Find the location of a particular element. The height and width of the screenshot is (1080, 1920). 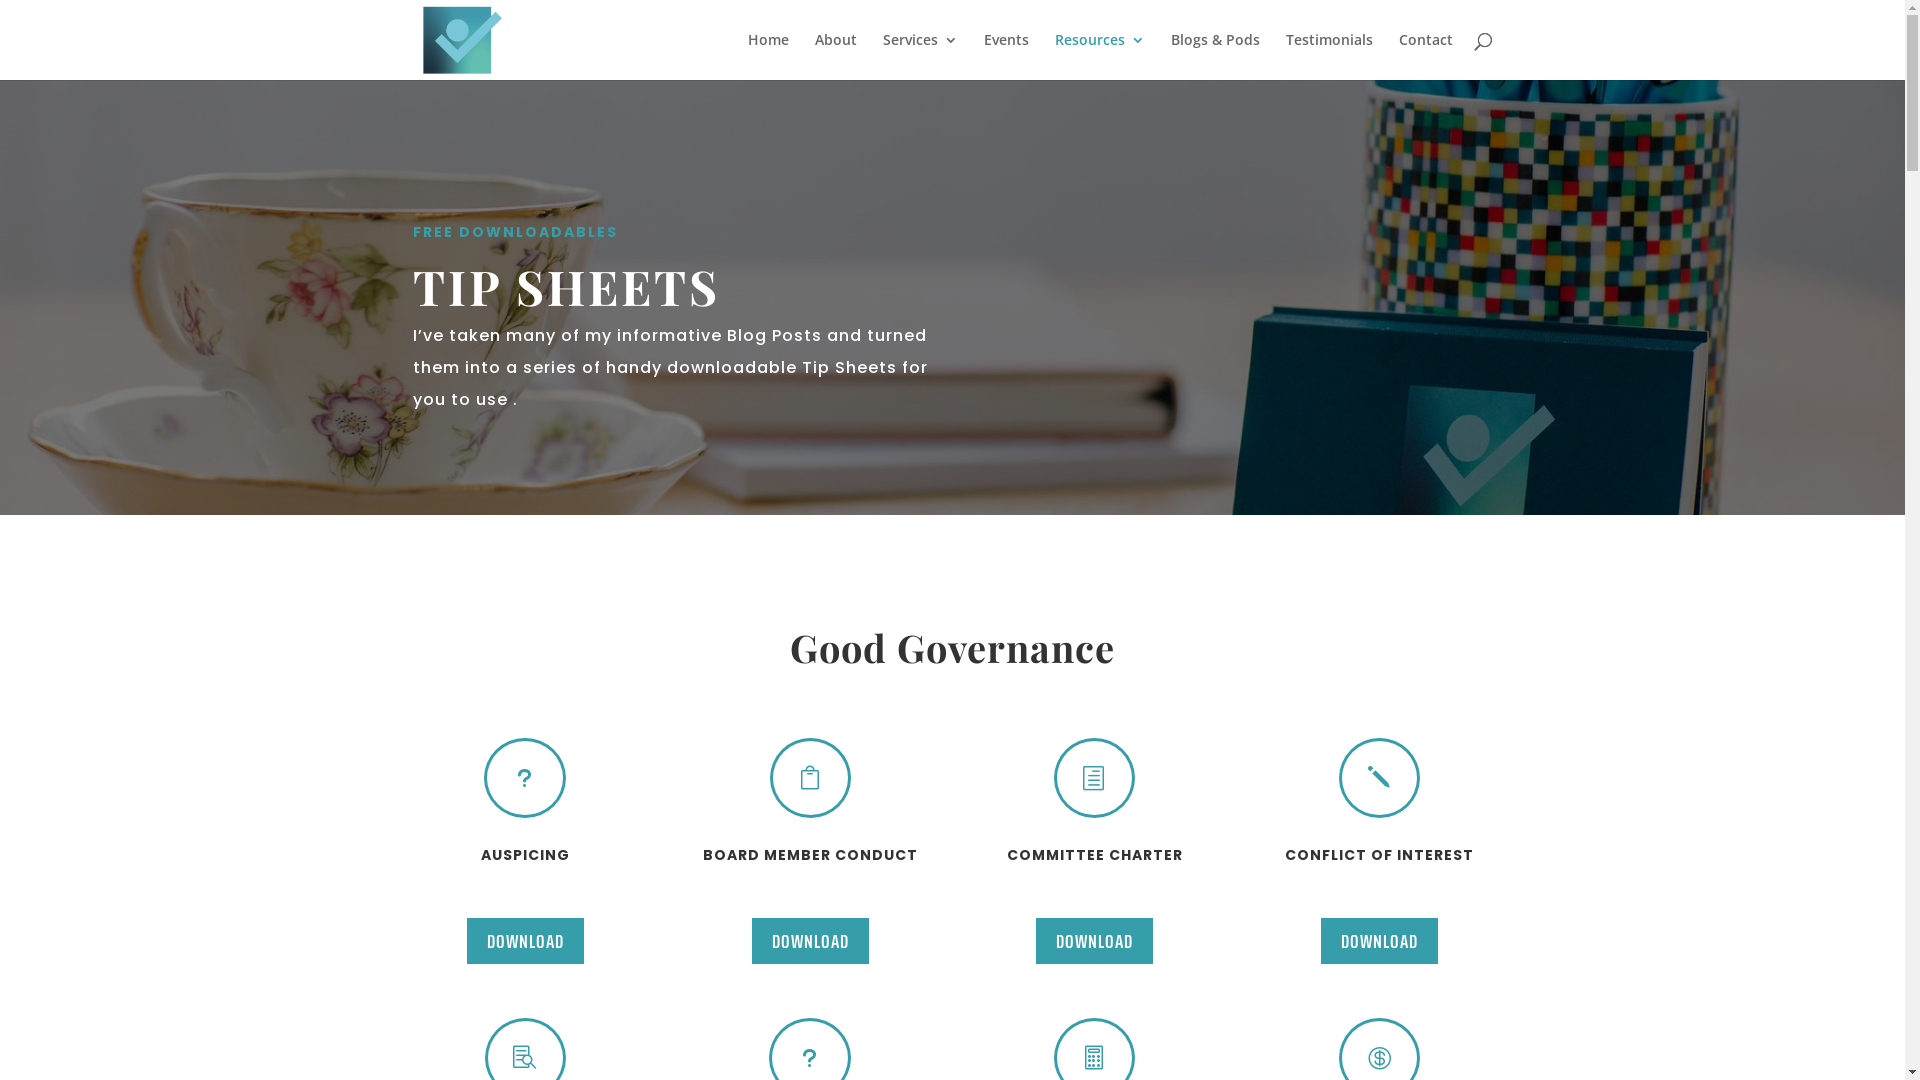

'Blogs & Pods' is located at coordinates (1213, 55).